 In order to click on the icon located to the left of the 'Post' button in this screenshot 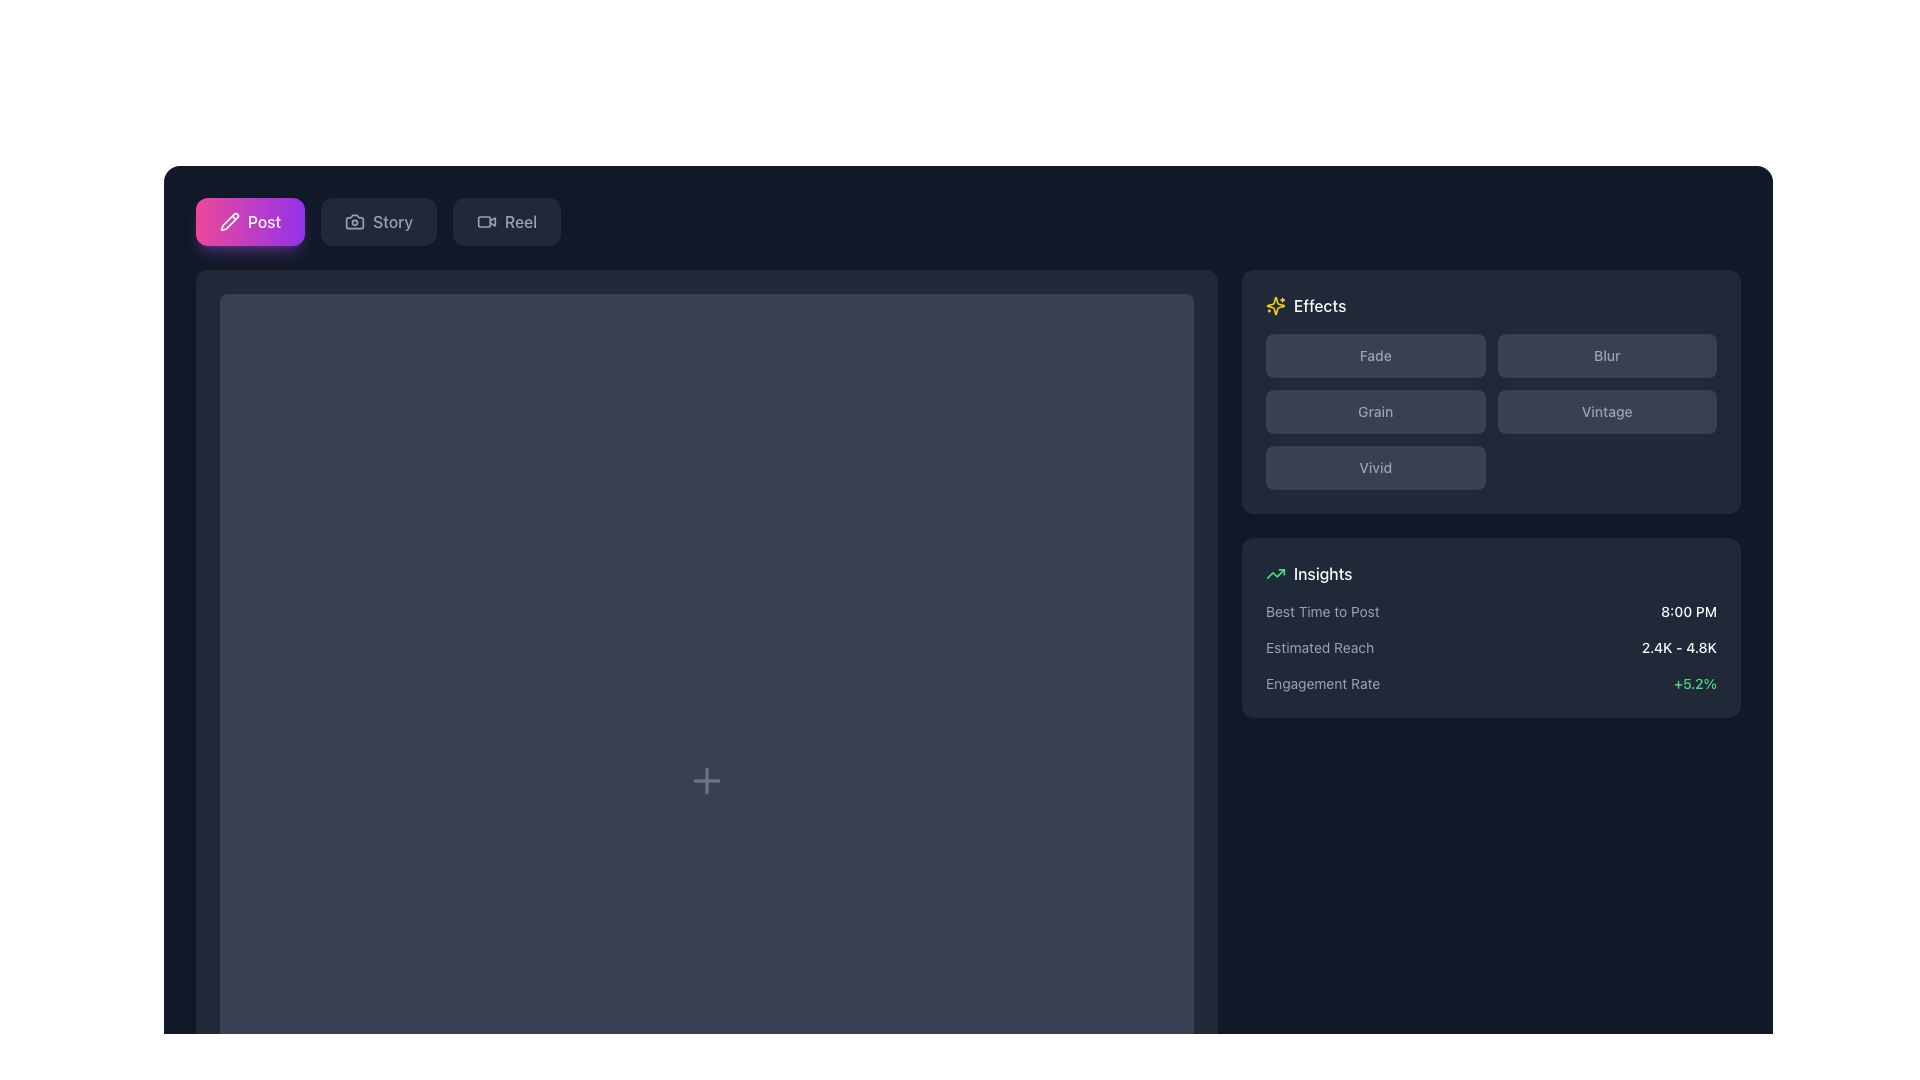, I will do `click(230, 222)`.